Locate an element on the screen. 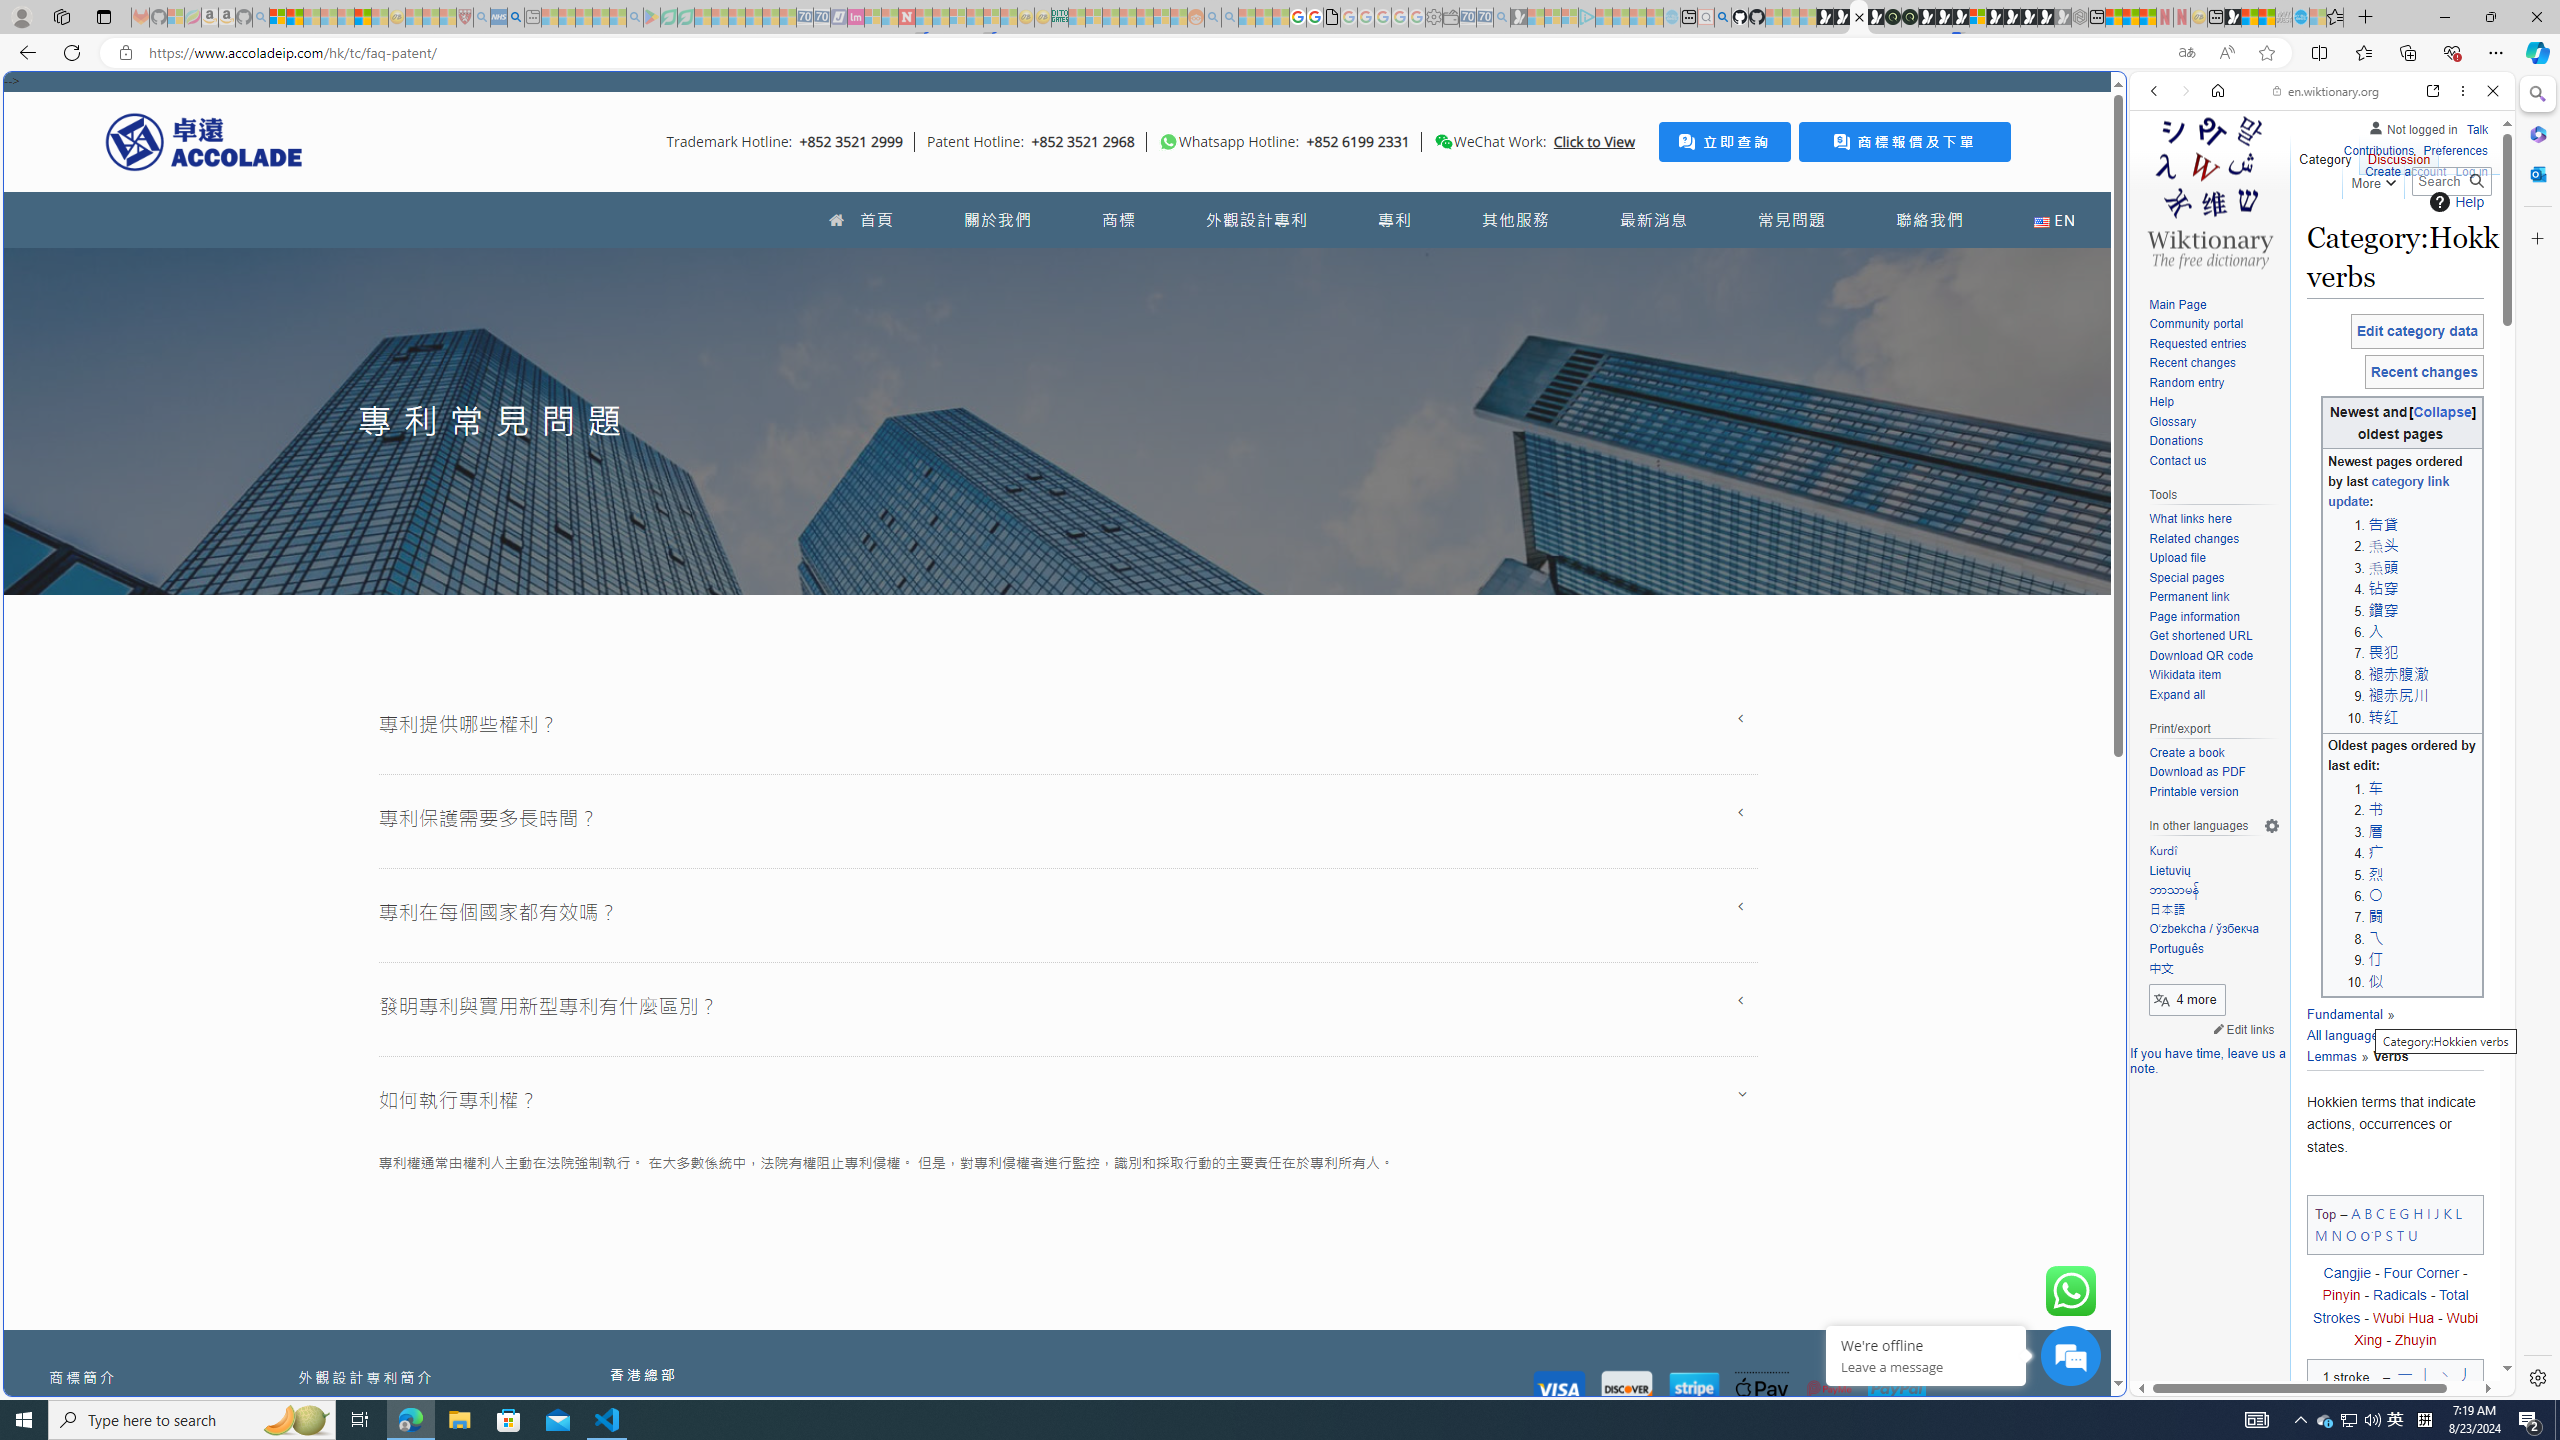  'Total Strokes' is located at coordinates (2388, 1305).